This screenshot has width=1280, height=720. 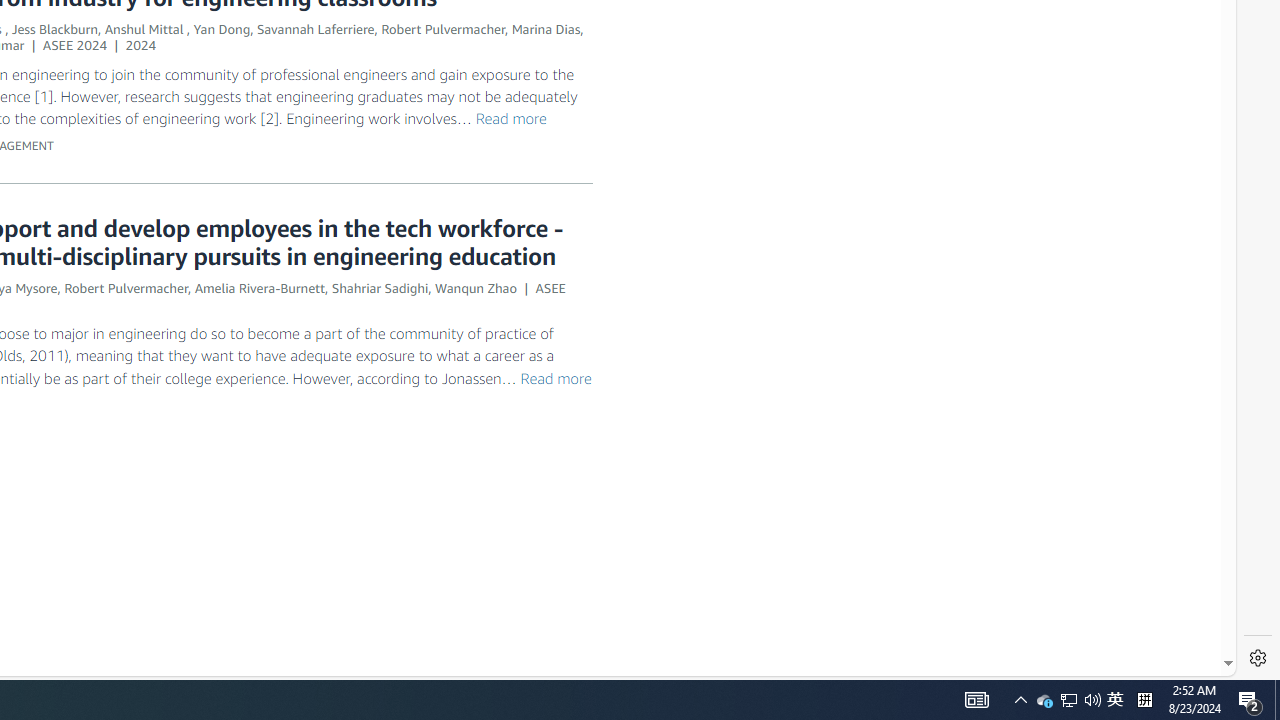 I want to click on 'Shahriar Sadighi', so click(x=380, y=288).